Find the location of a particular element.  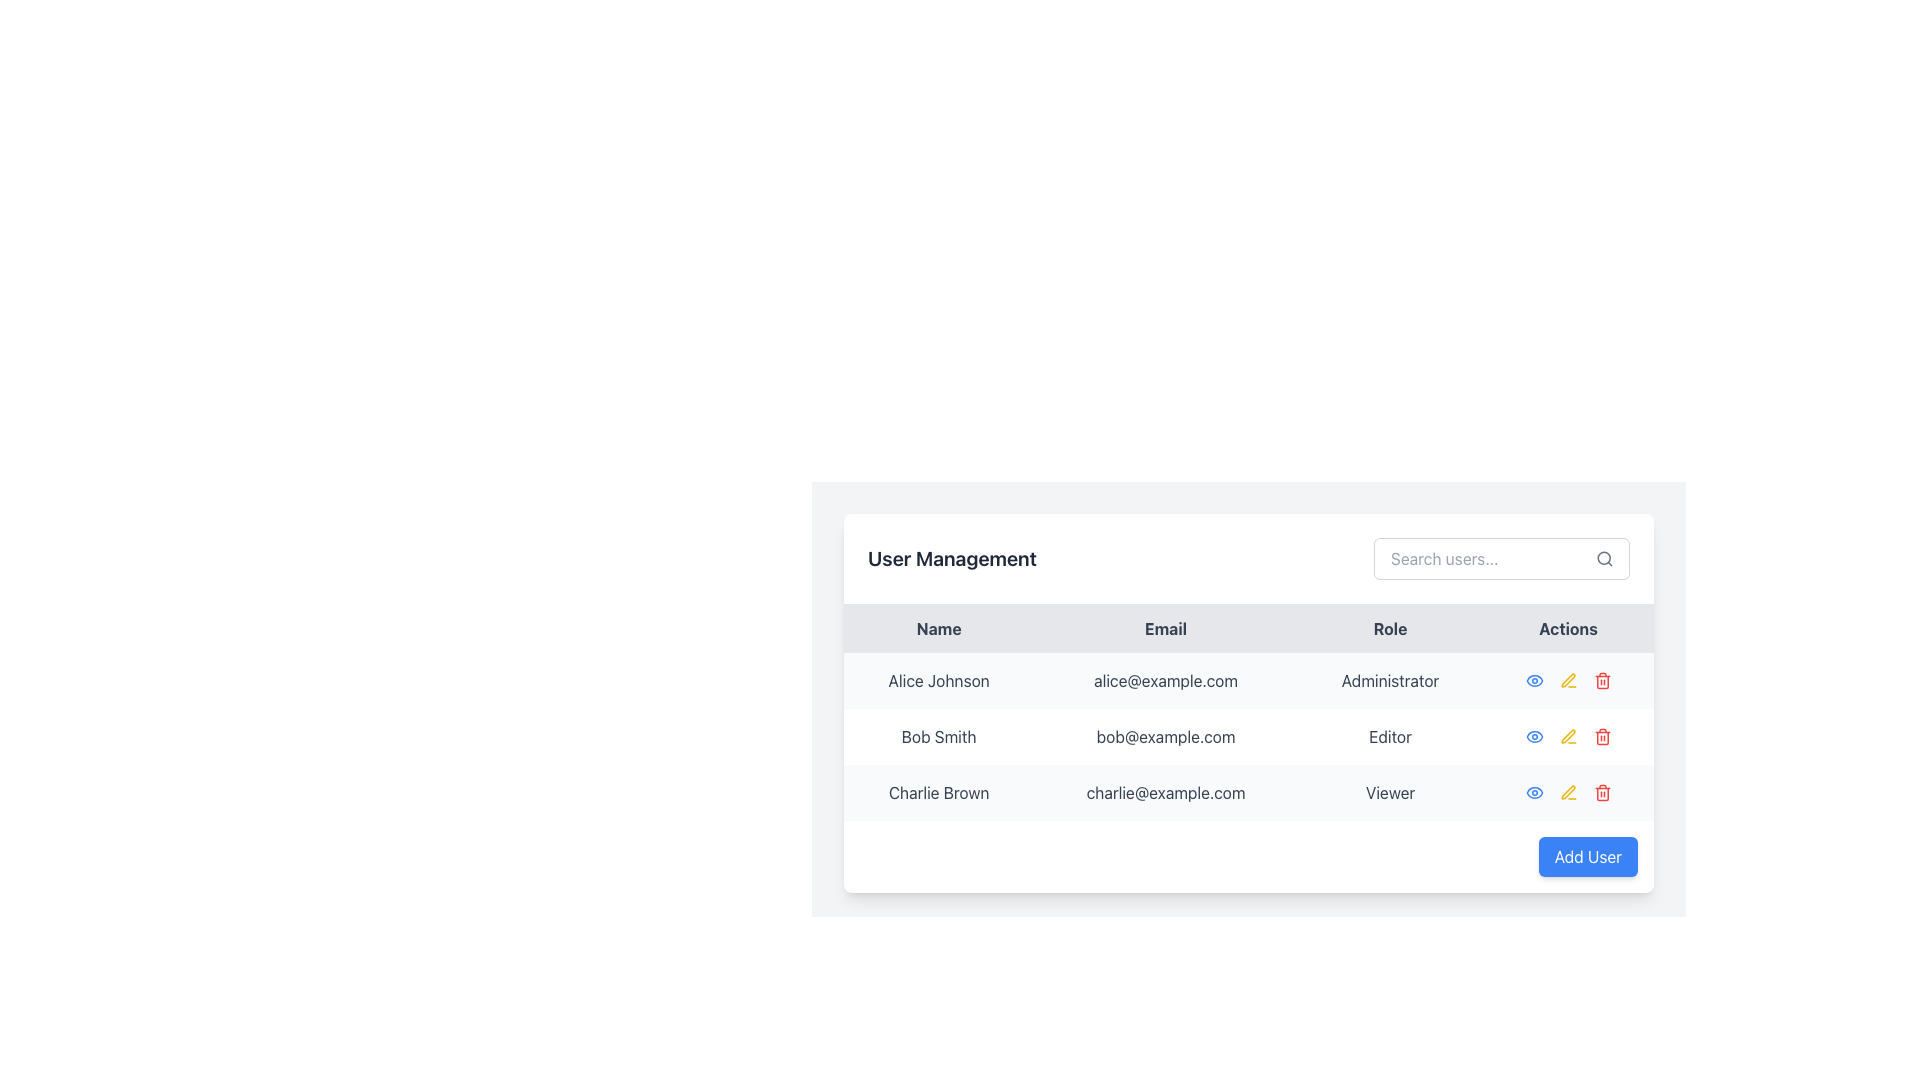

the individual icons within the Group of Action Buttons for user 'Charlie Brown', which includes viewing details, editing information, and deleting the user is located at coordinates (1567, 792).